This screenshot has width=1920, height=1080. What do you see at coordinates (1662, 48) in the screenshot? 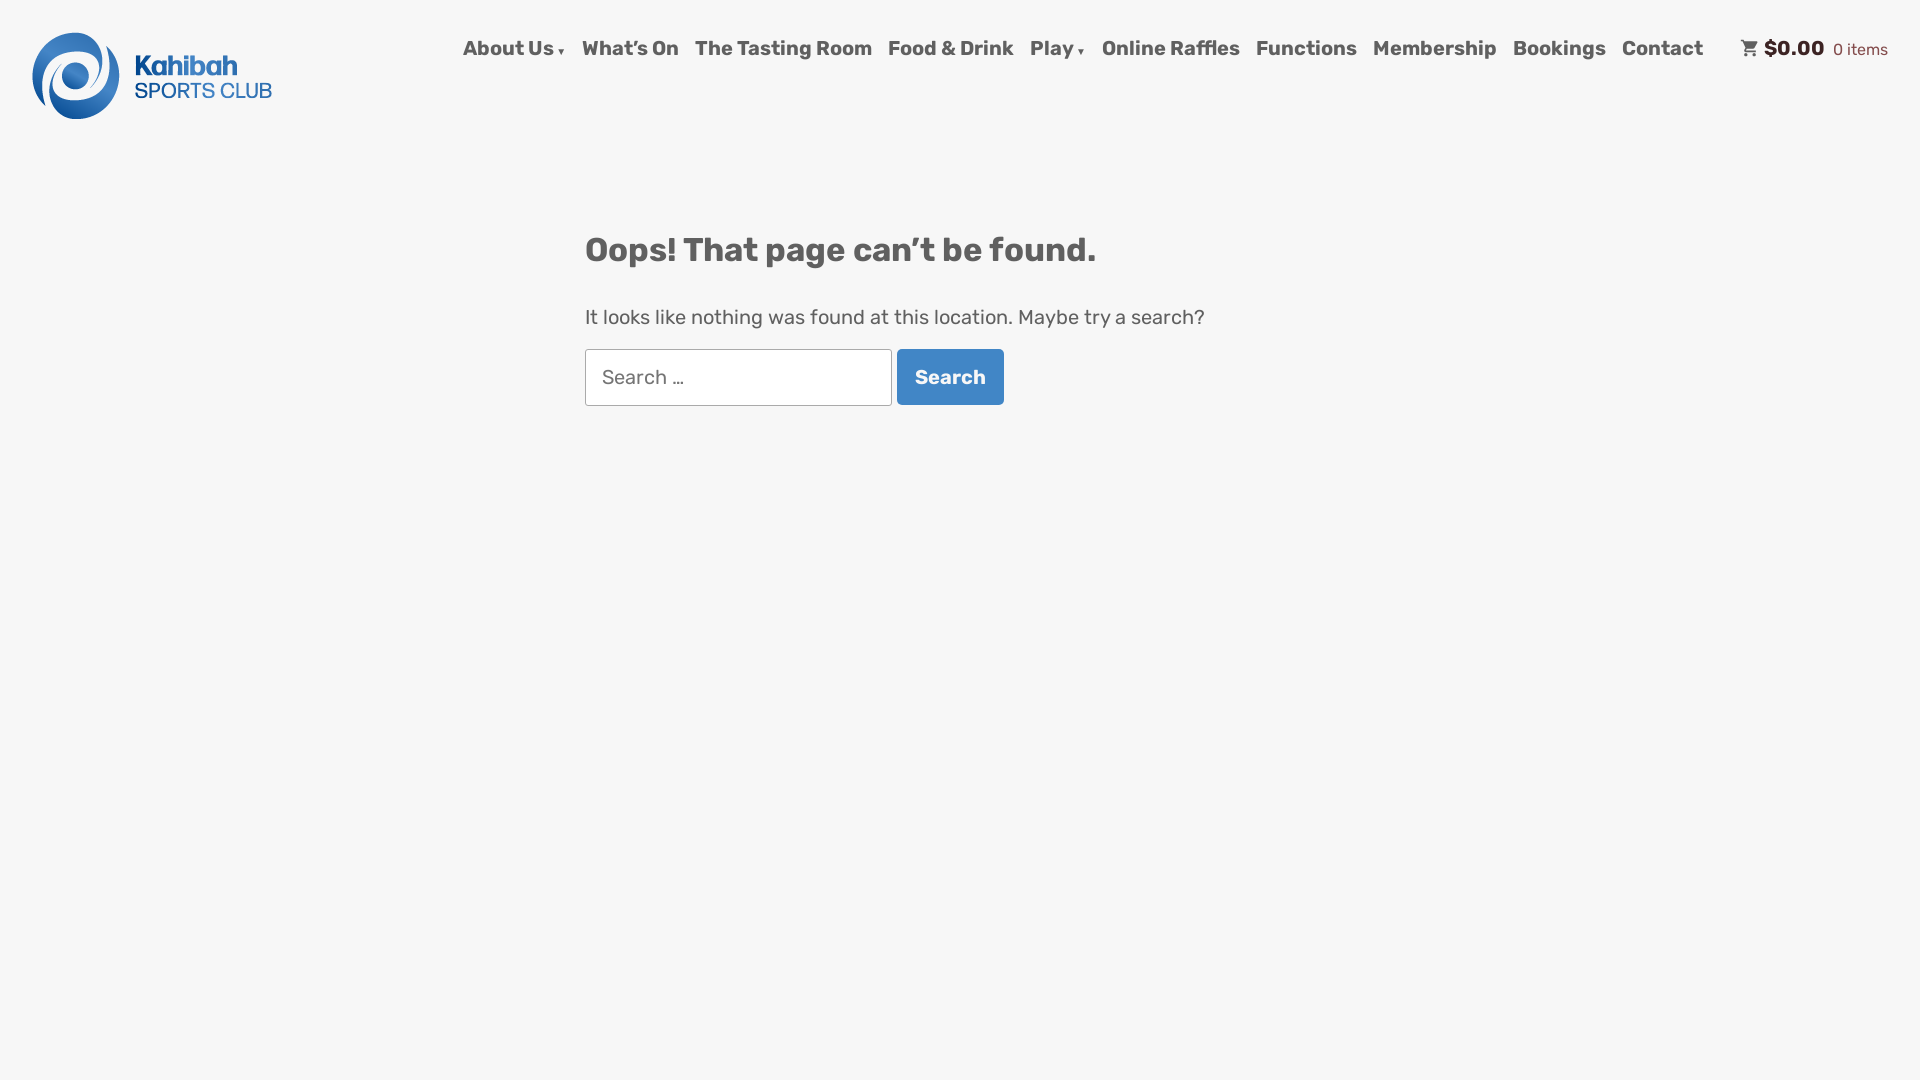
I see `'Contact'` at bounding box center [1662, 48].